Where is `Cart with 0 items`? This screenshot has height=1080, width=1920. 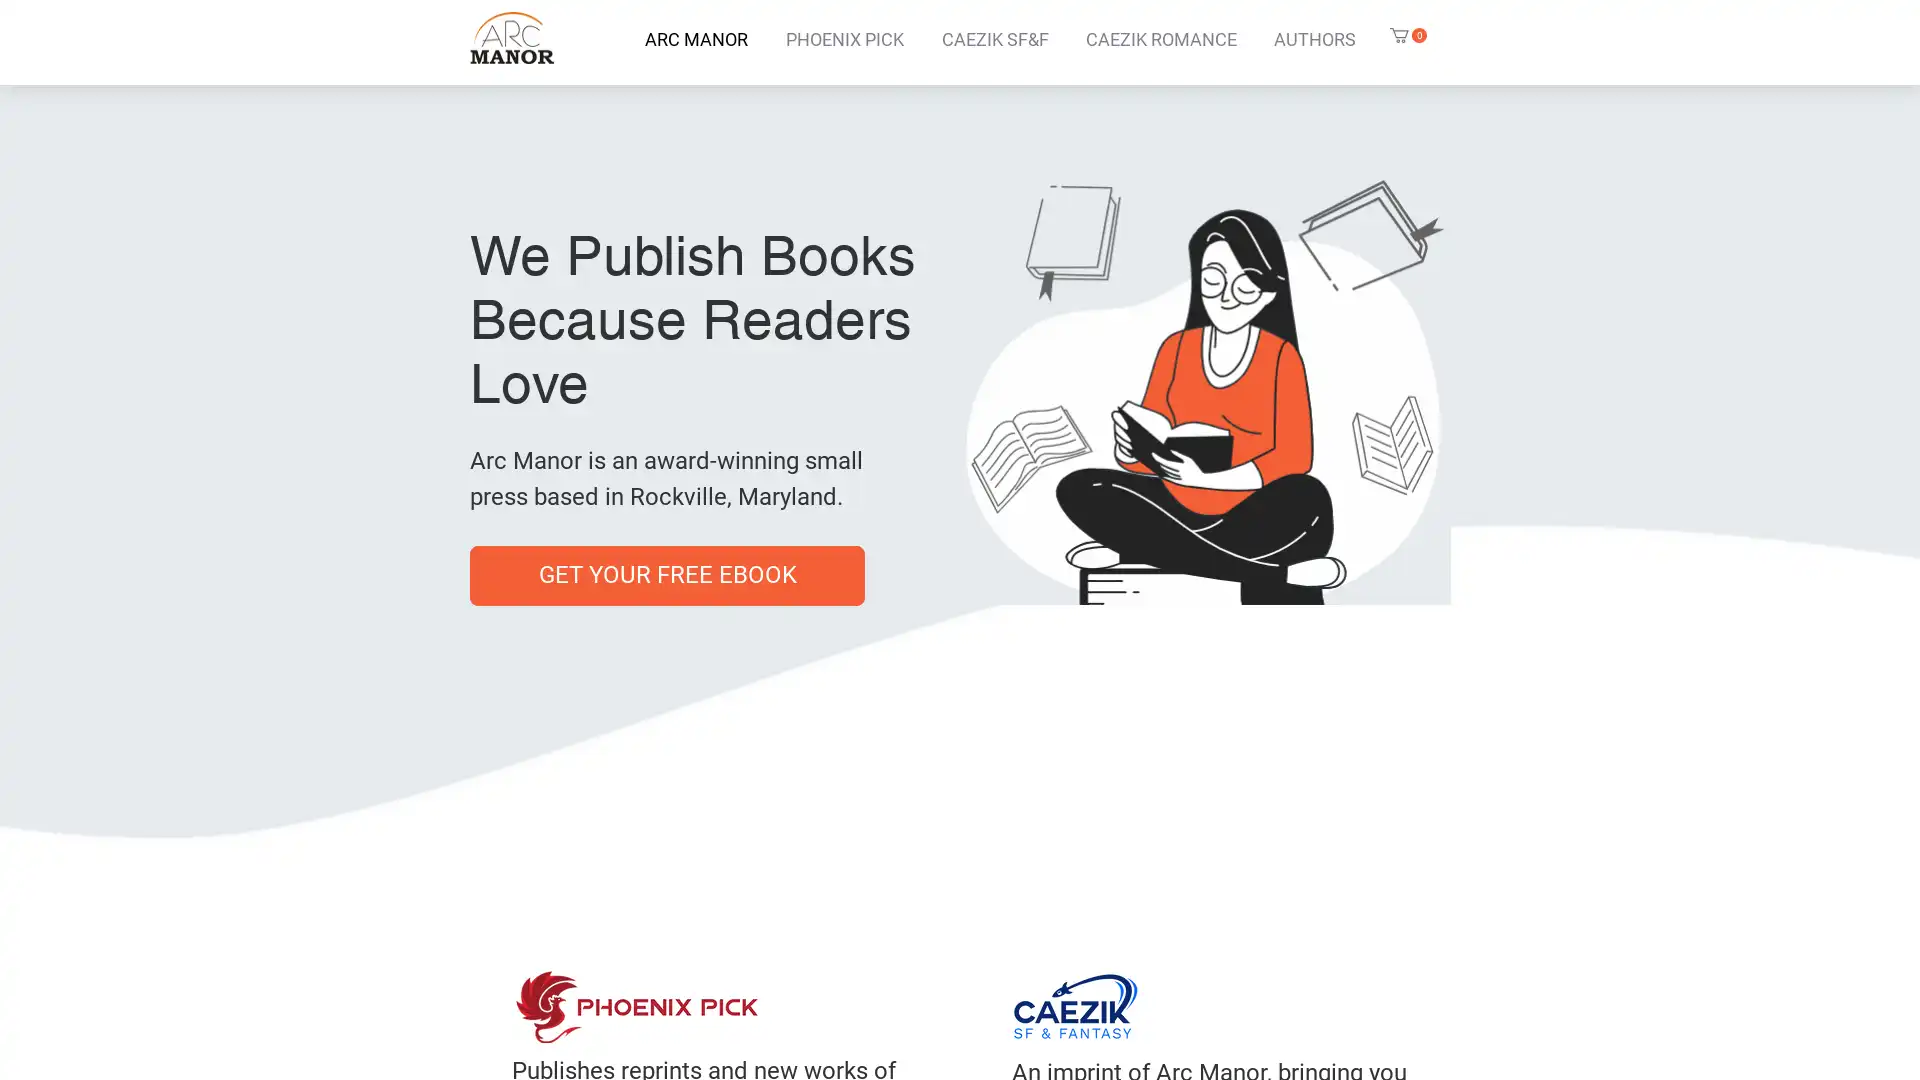
Cart with 0 items is located at coordinates (1407, 35).